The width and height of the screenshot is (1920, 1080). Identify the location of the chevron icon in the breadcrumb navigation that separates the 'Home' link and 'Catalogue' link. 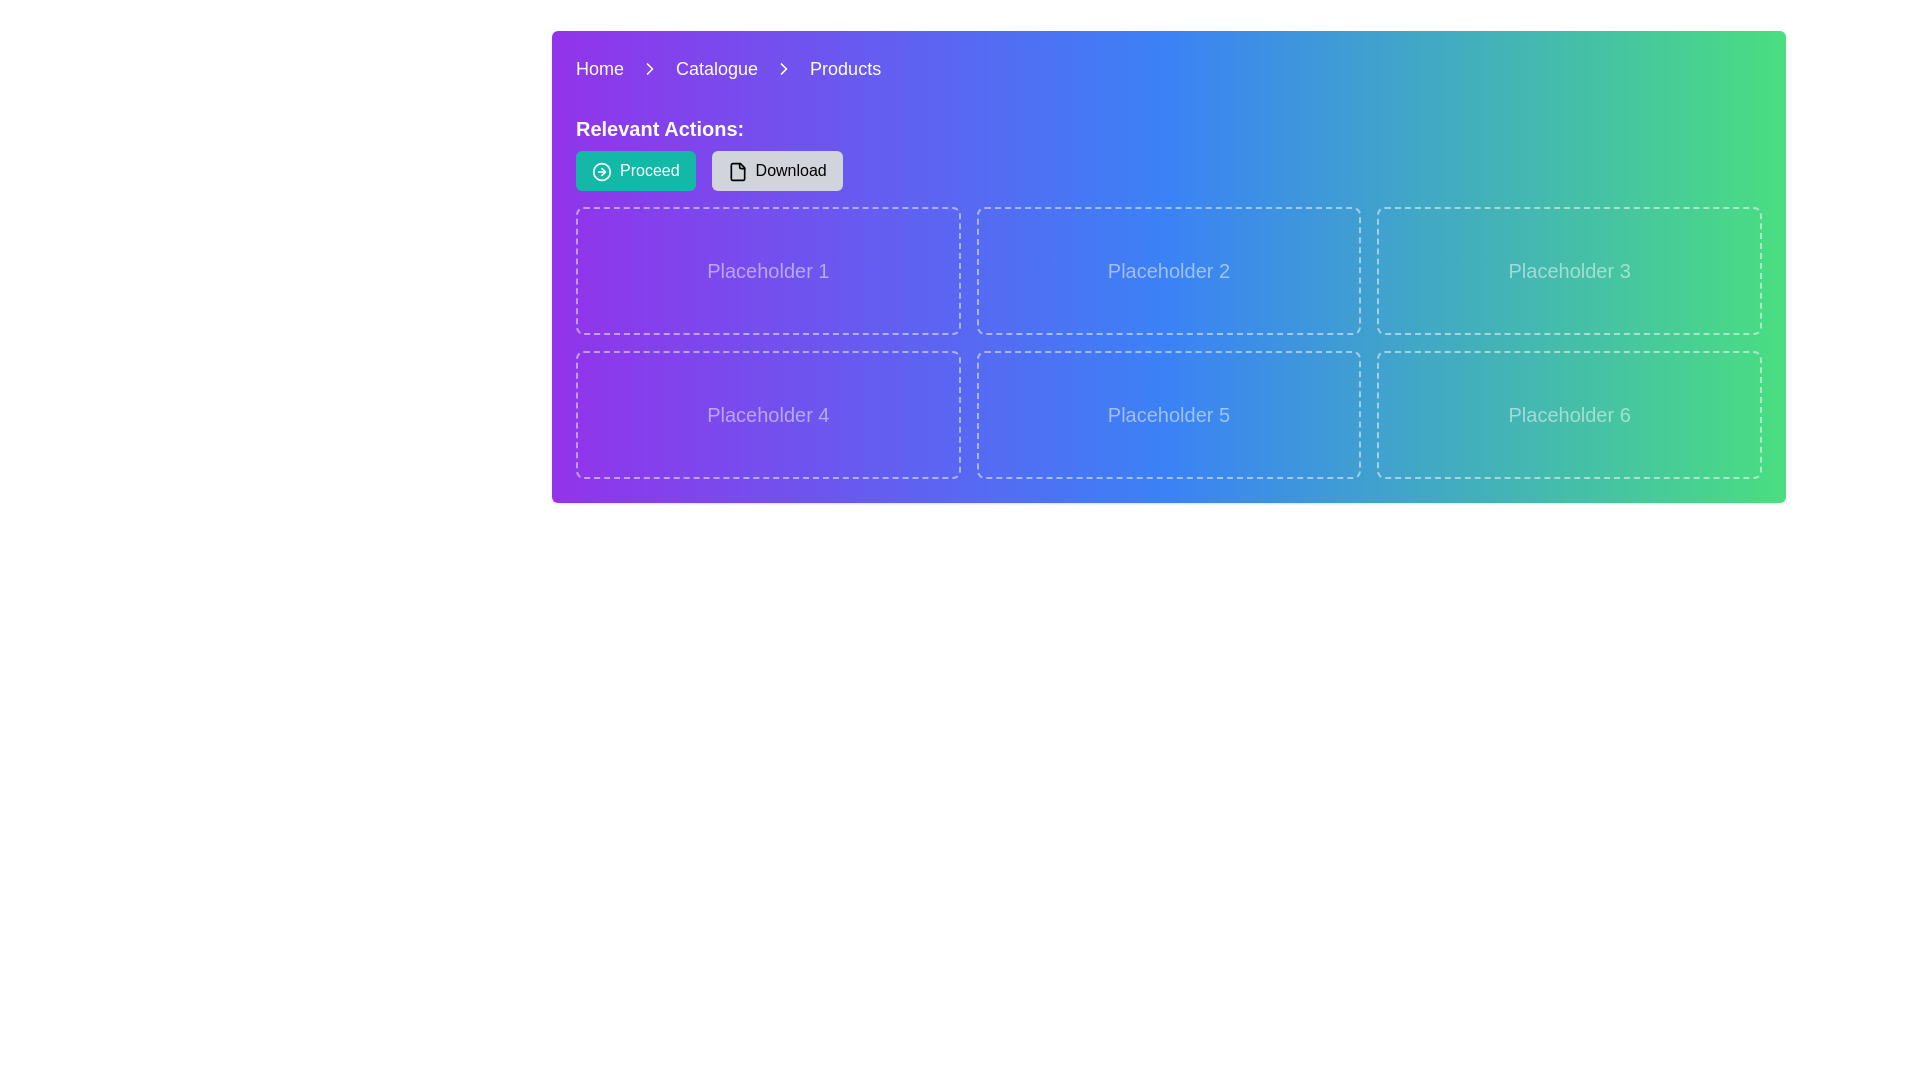
(650, 68).